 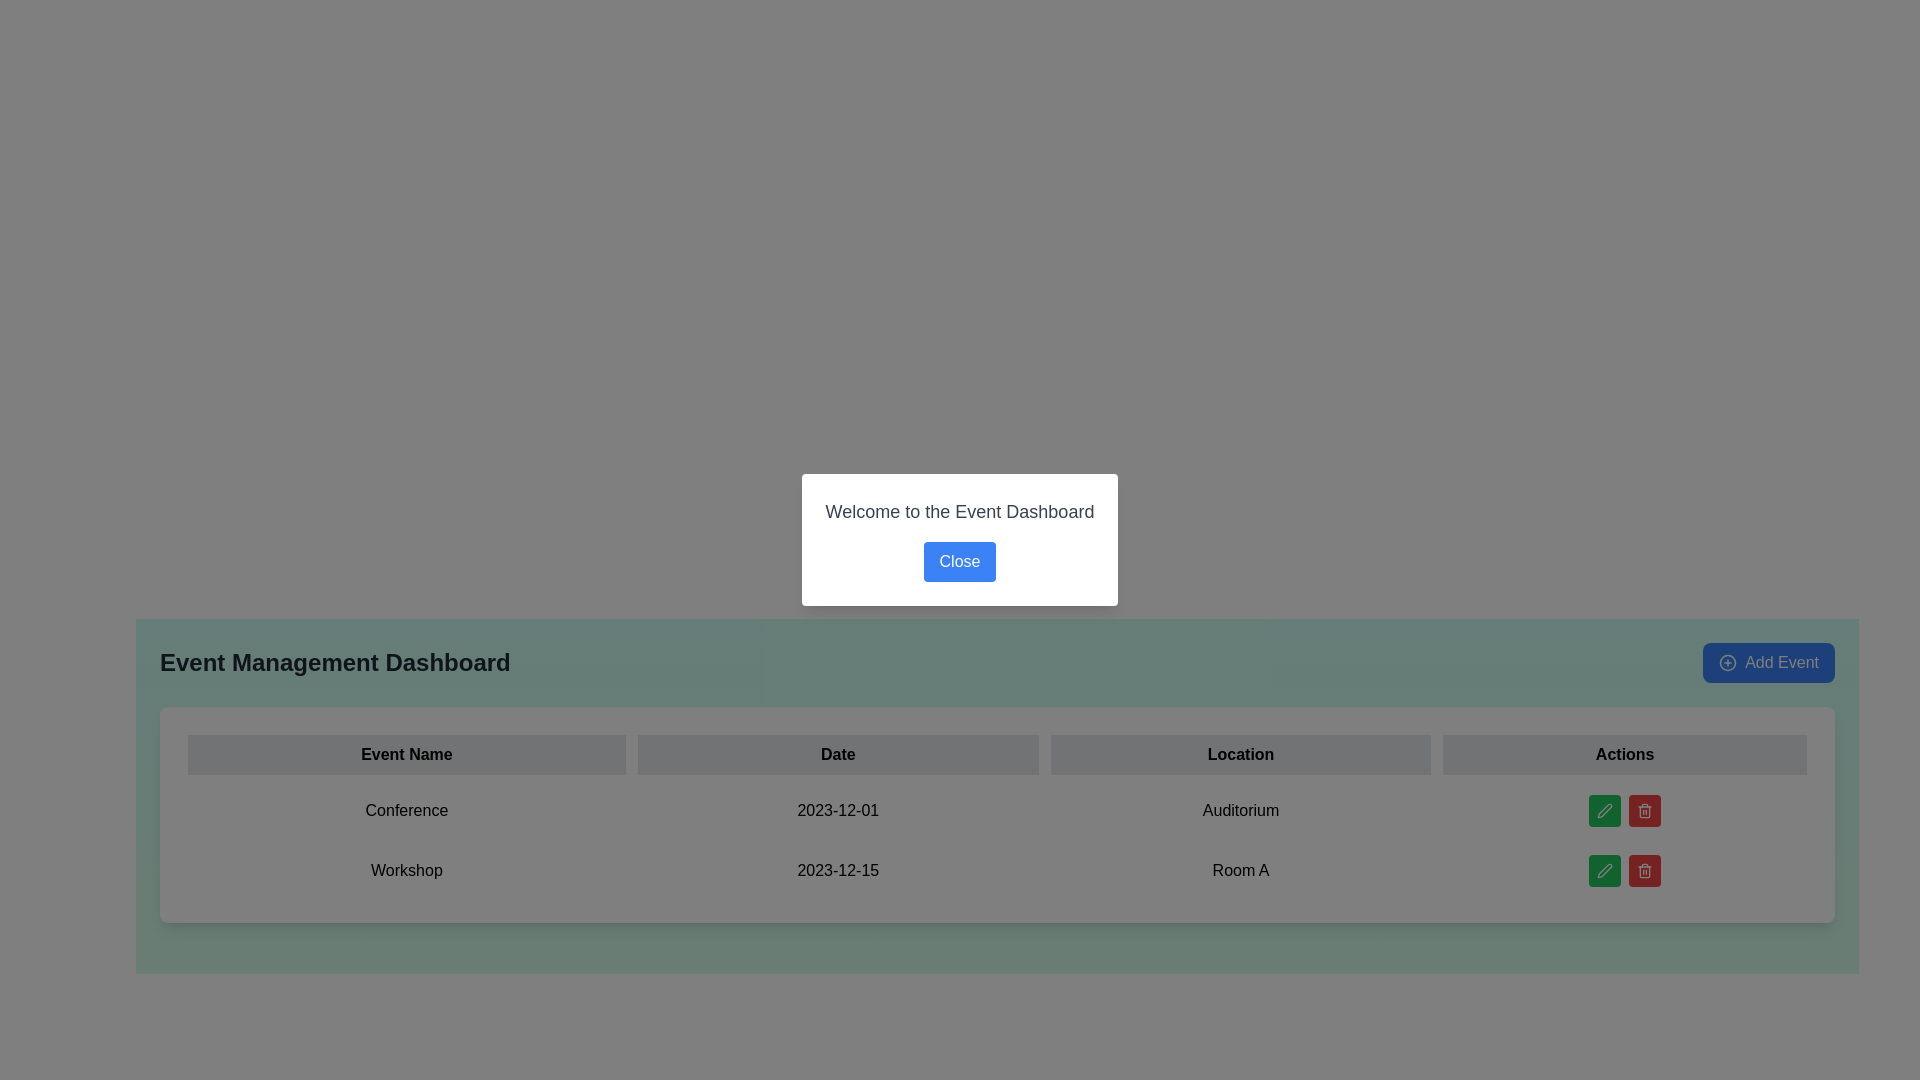 What do you see at coordinates (1605, 870) in the screenshot?
I see `the 'edit' button for the 'Workshop' event` at bounding box center [1605, 870].